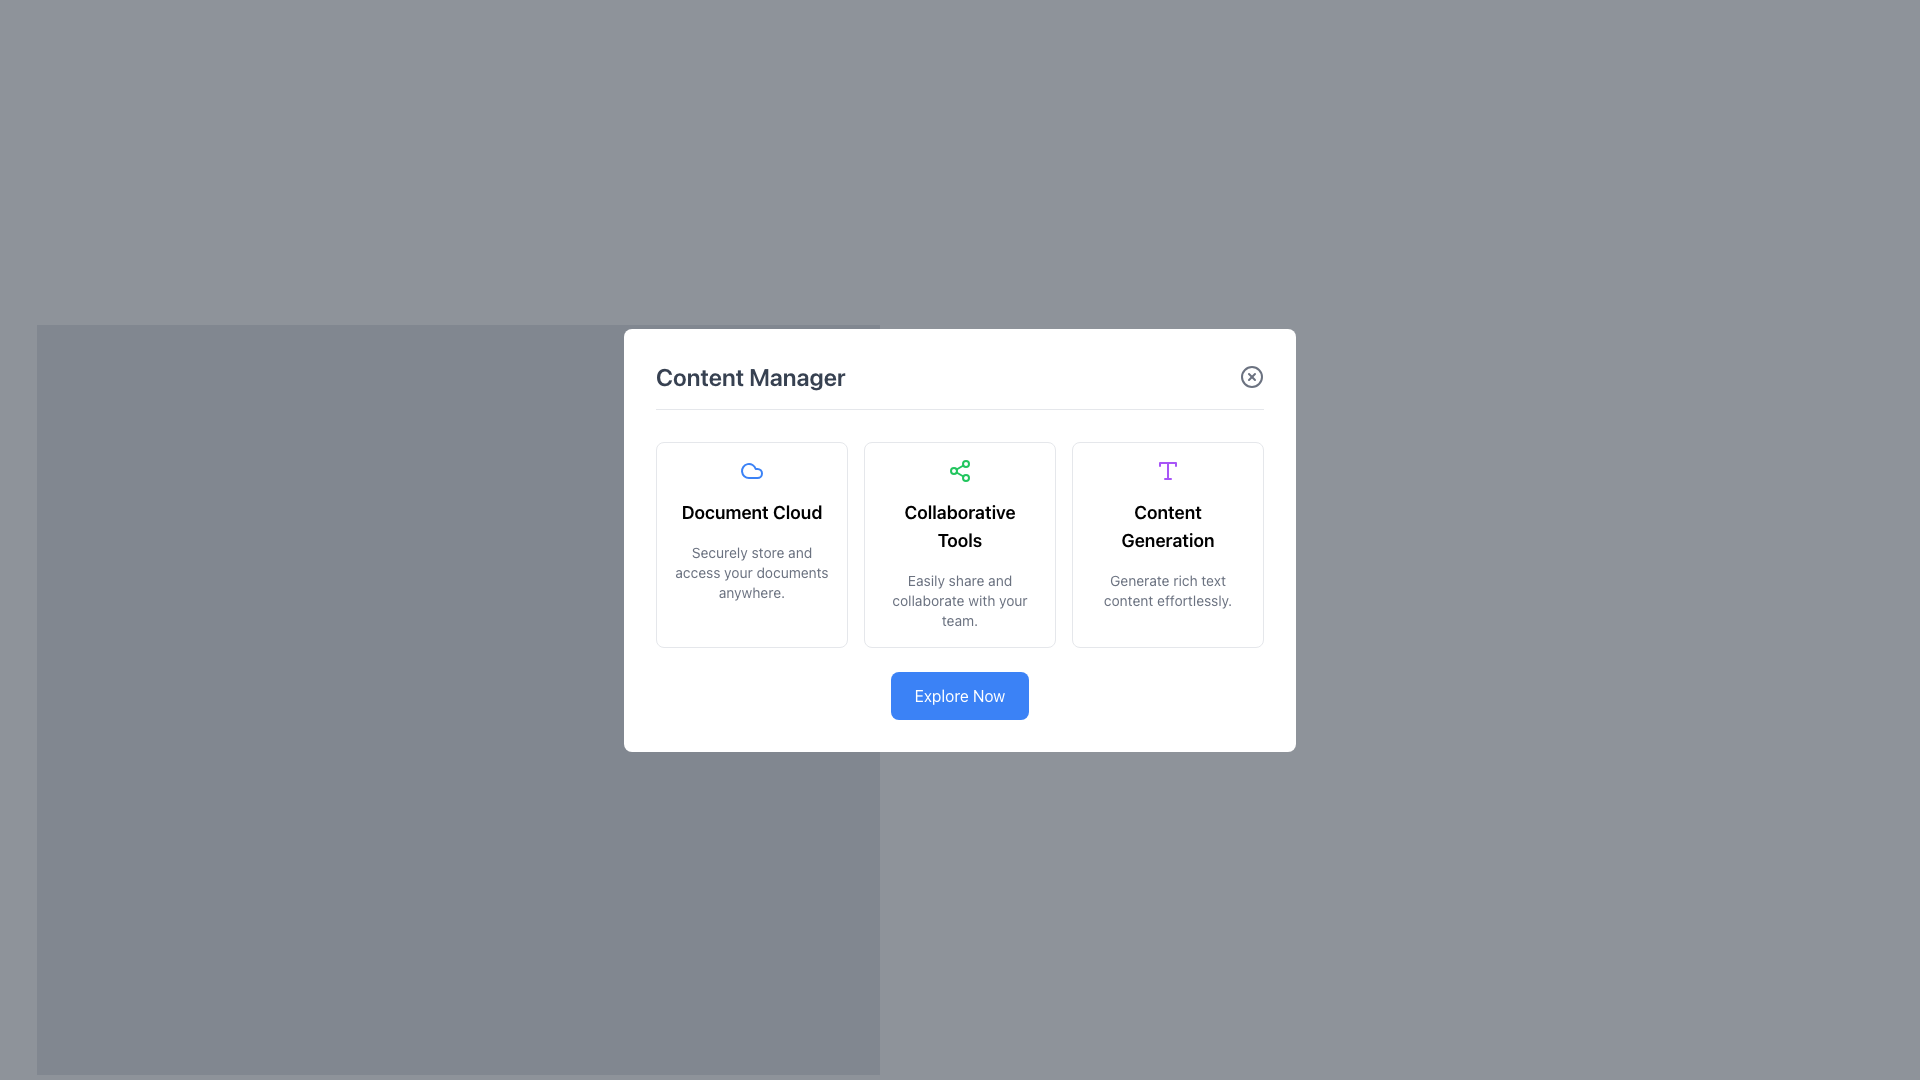 This screenshot has height=1080, width=1920. Describe the element at coordinates (1167, 463) in the screenshot. I see `the thin horizontal portion of the 'T' shaped icon above the 'Content Generation' label, which is styled in purple` at that location.